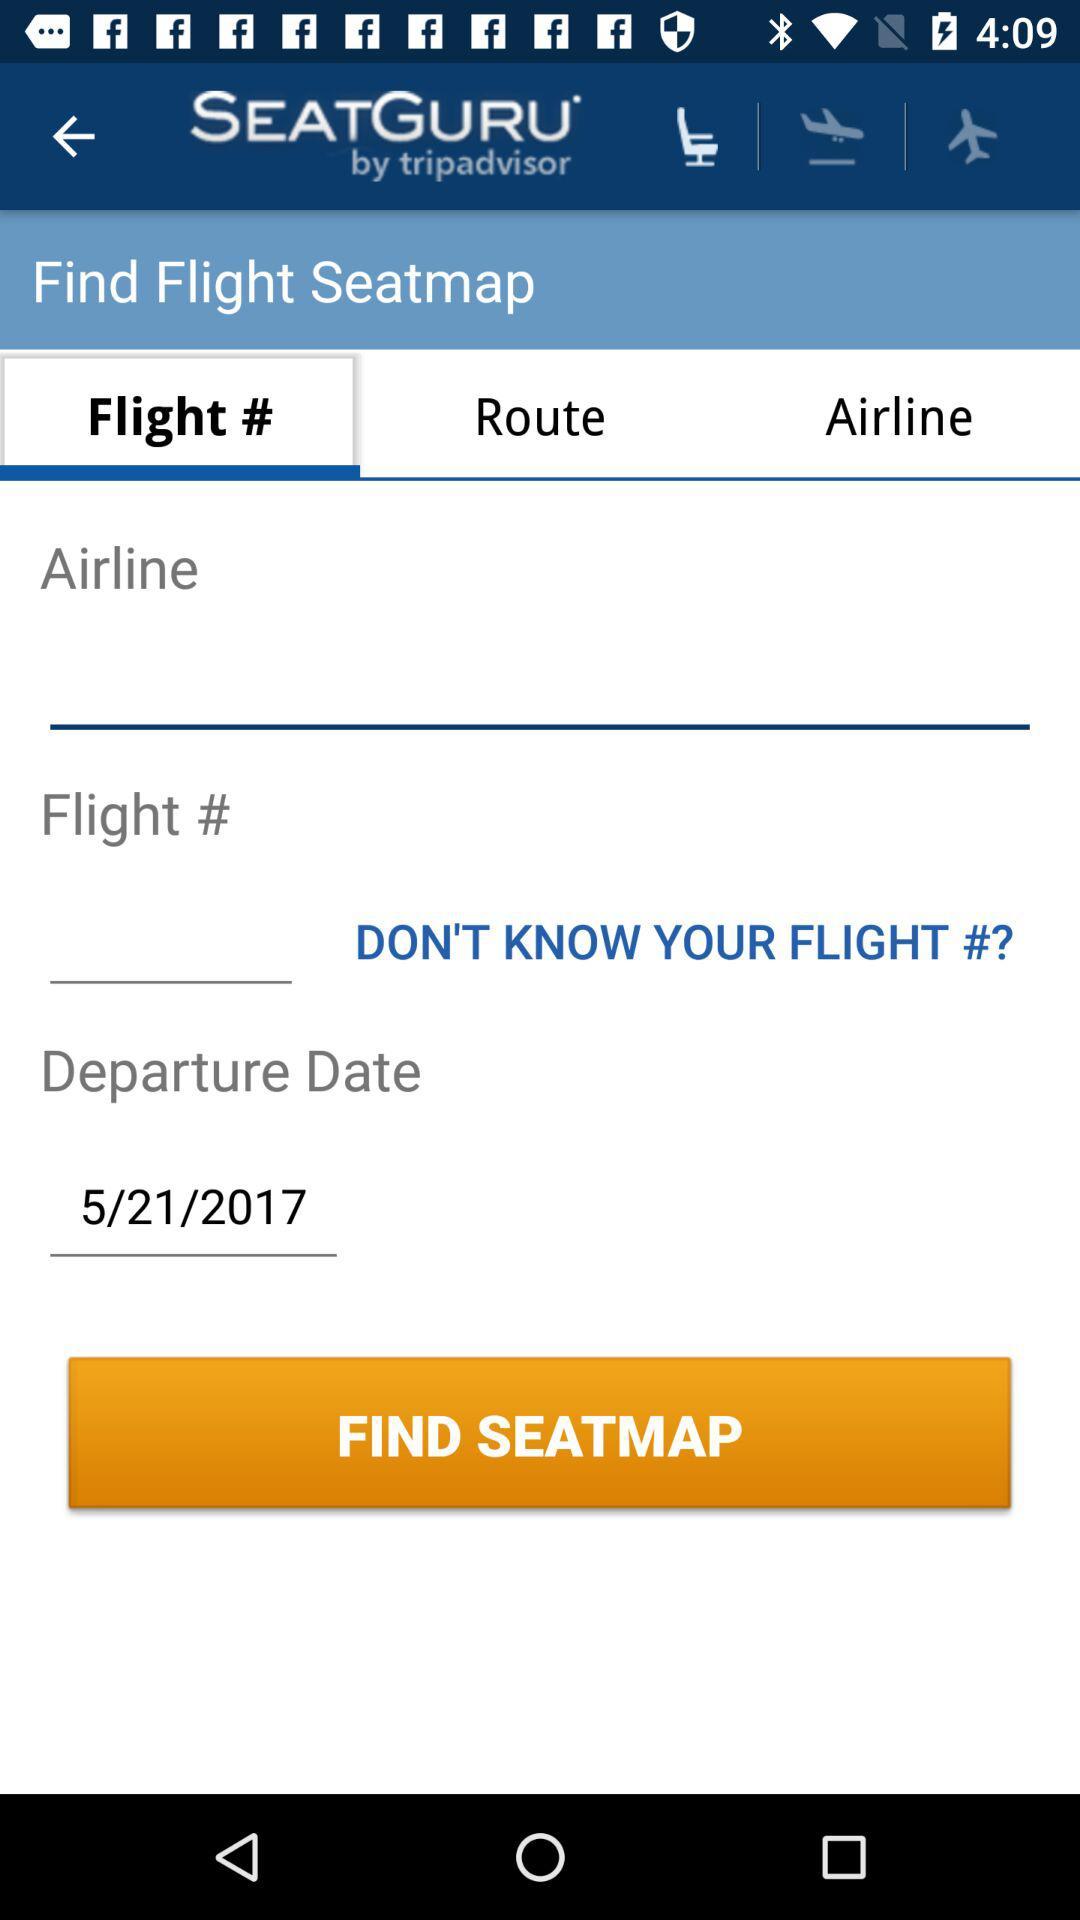 Image resolution: width=1080 pixels, height=1920 pixels. Describe the element at coordinates (971, 135) in the screenshot. I see `flight departure` at that location.